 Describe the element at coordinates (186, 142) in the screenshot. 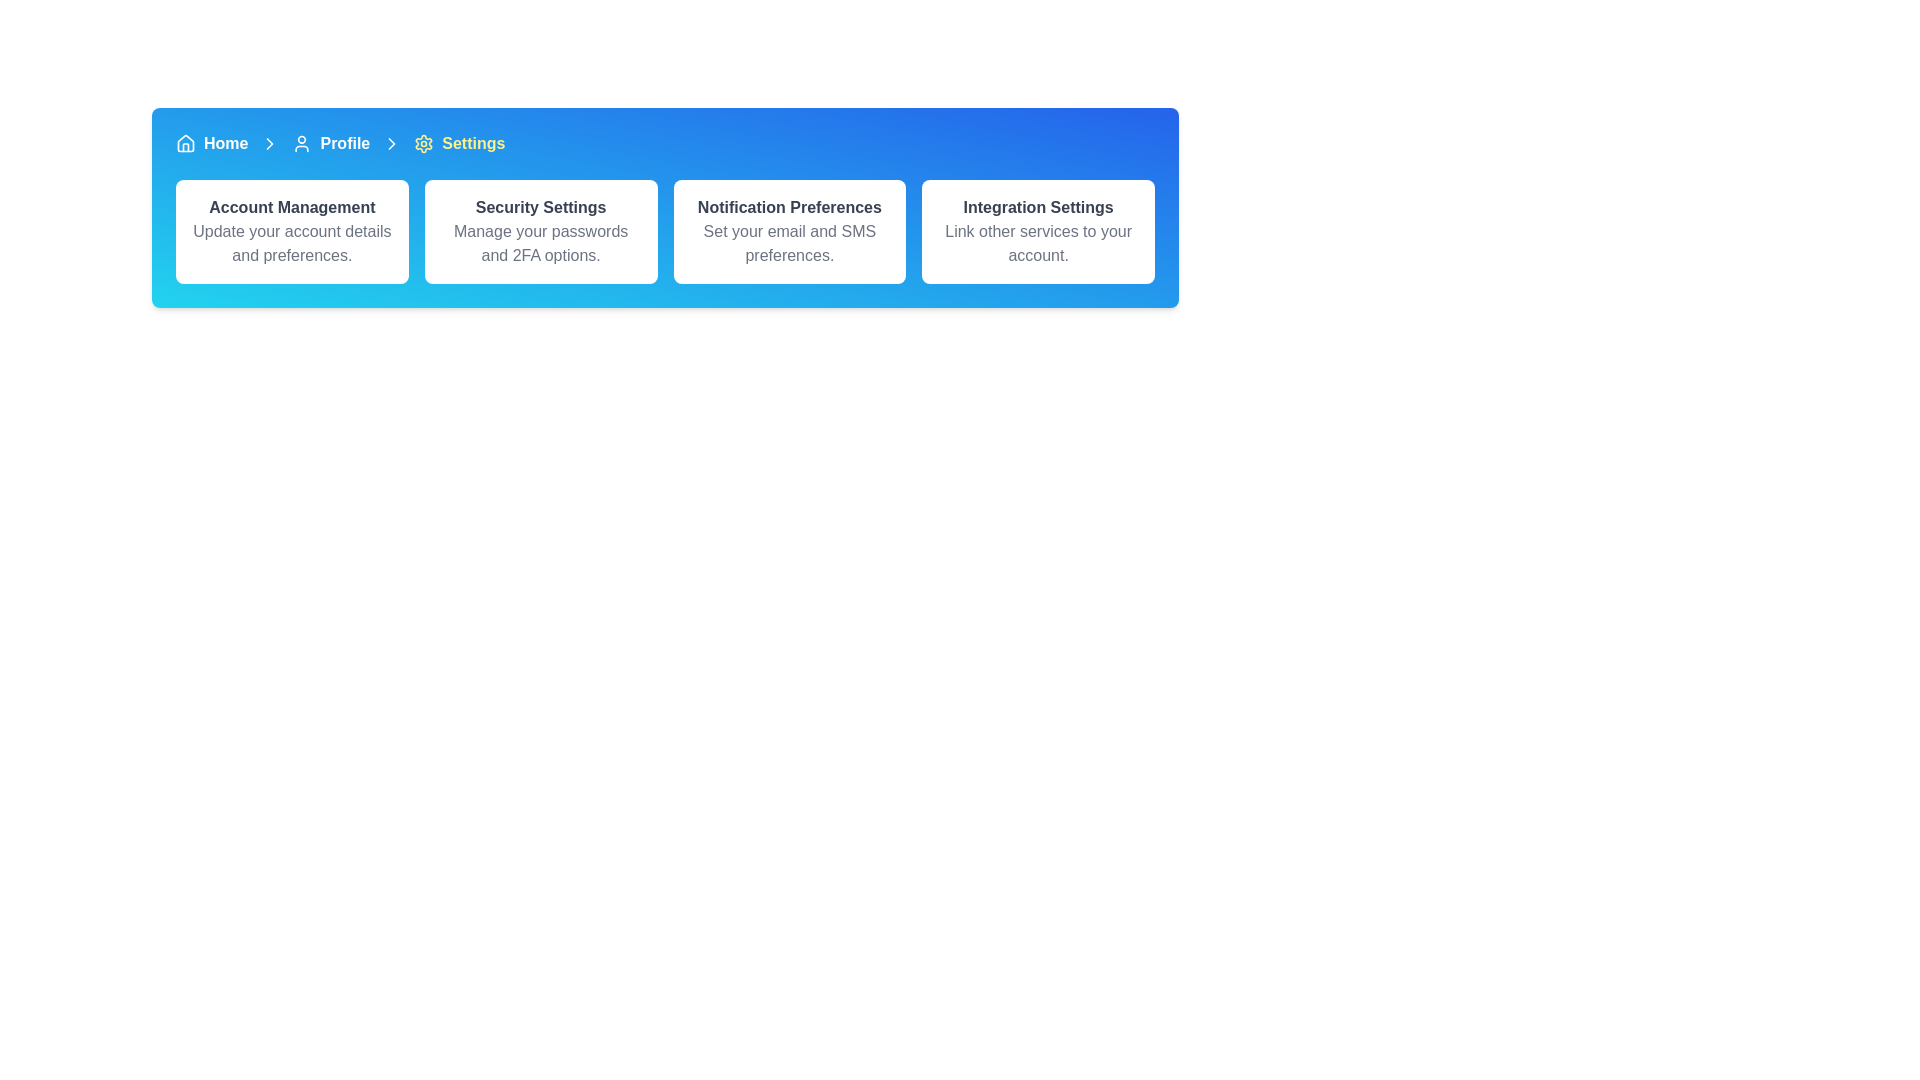

I see `the SVG graphic of a house icon located at the top left of the navigation bar` at that location.